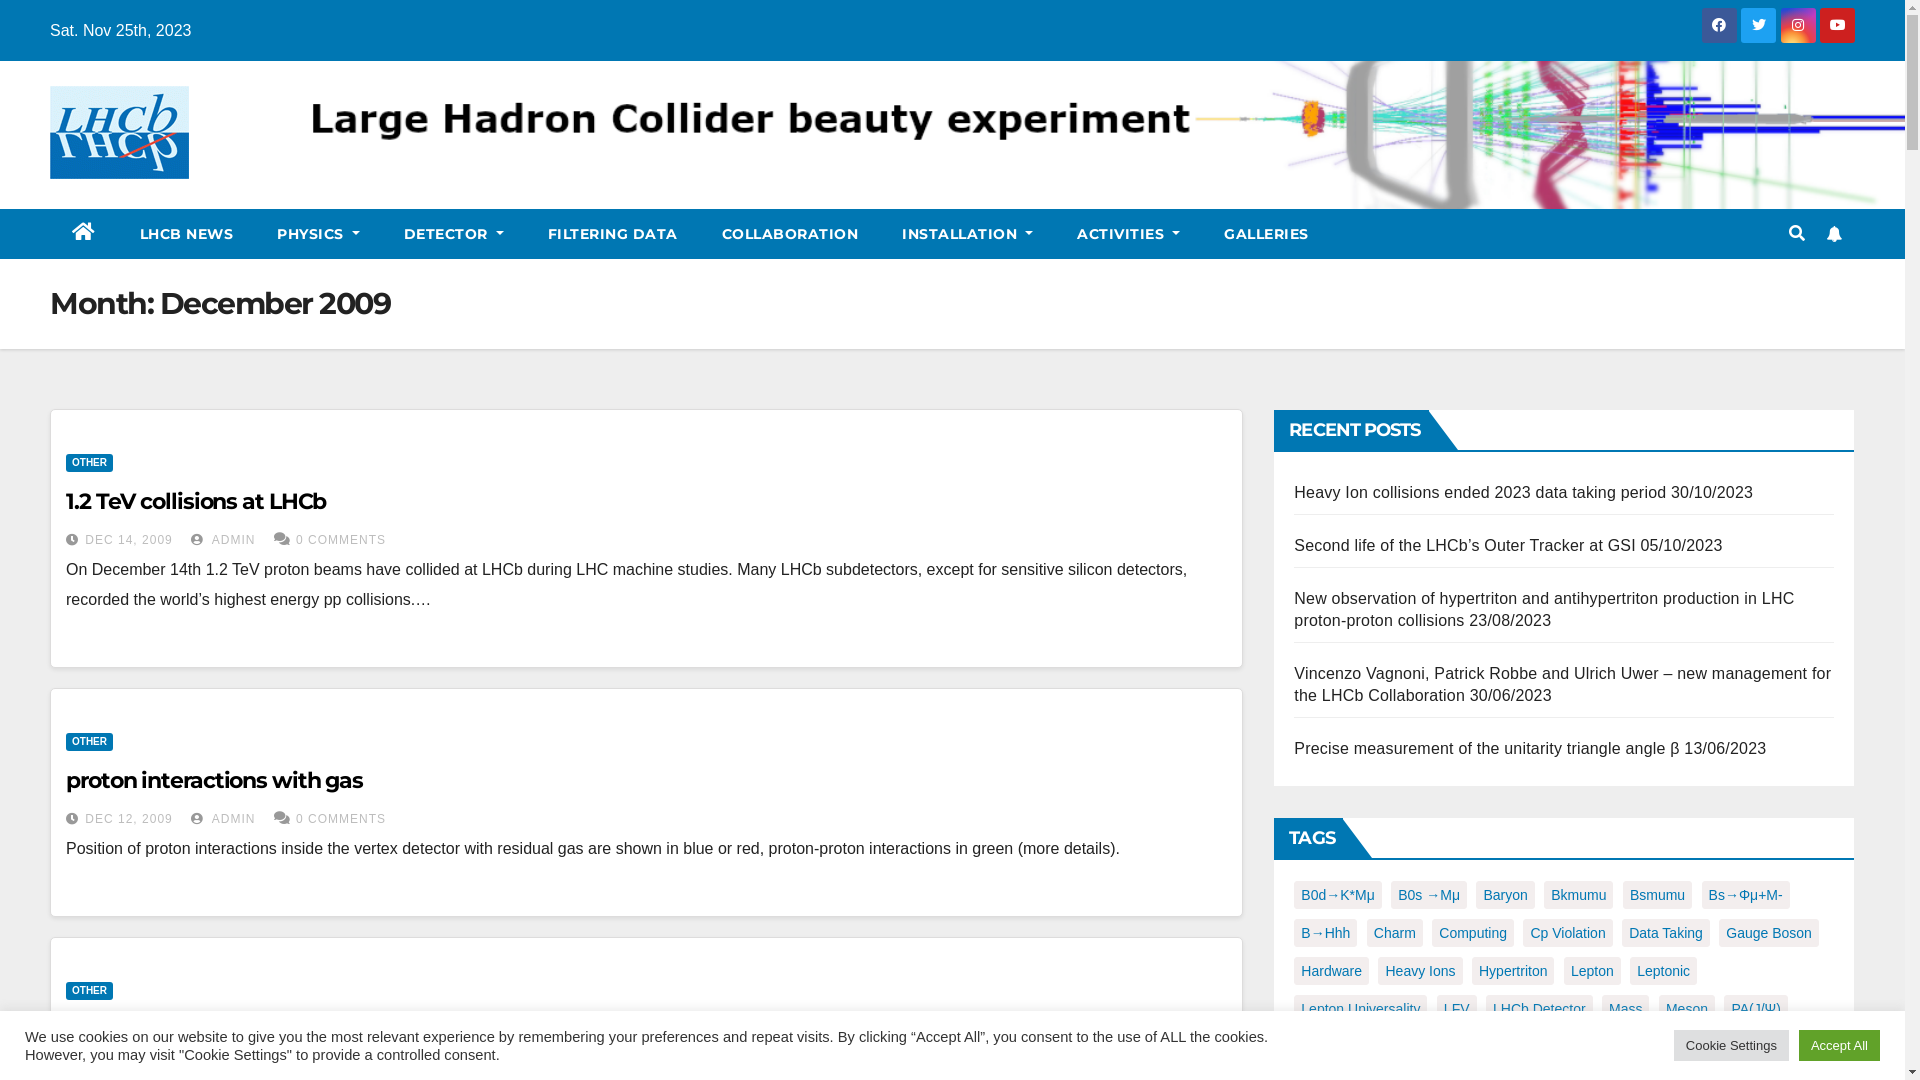 Image resolution: width=1920 pixels, height=1080 pixels. I want to click on 'Lepton Universality', so click(1360, 1009).